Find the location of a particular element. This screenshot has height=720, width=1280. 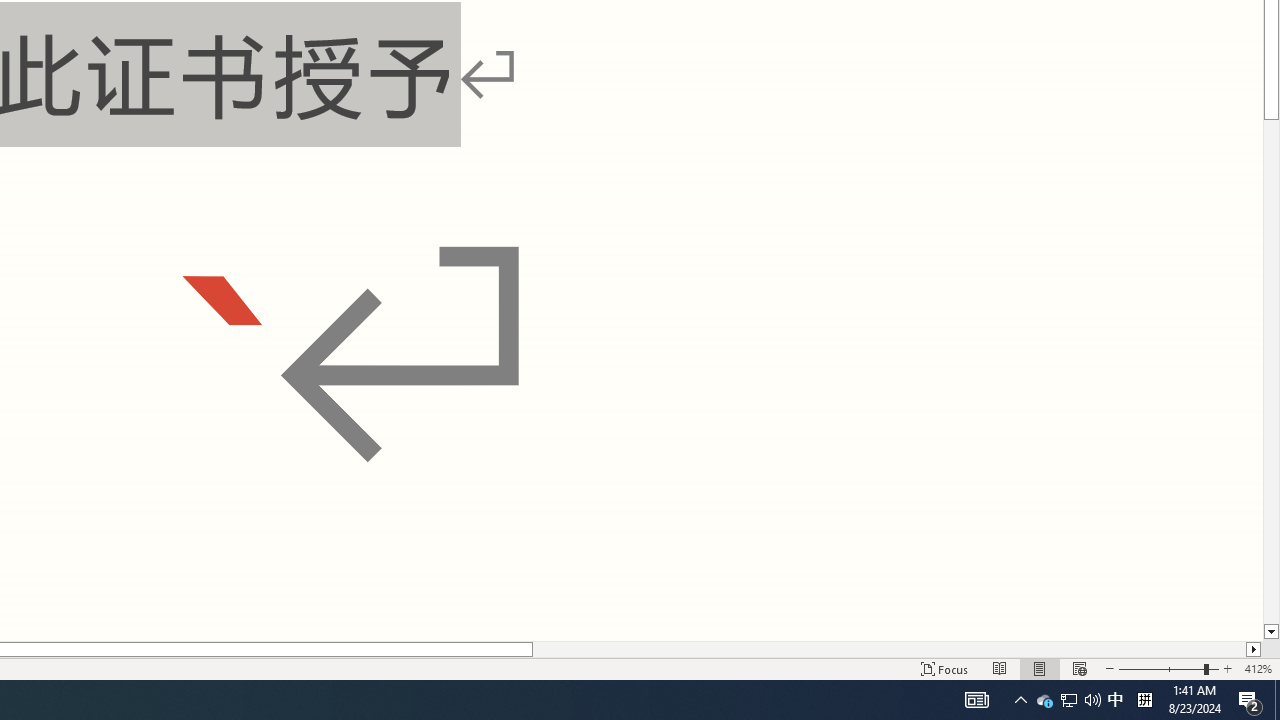

'Print Layout' is located at coordinates (1040, 669).